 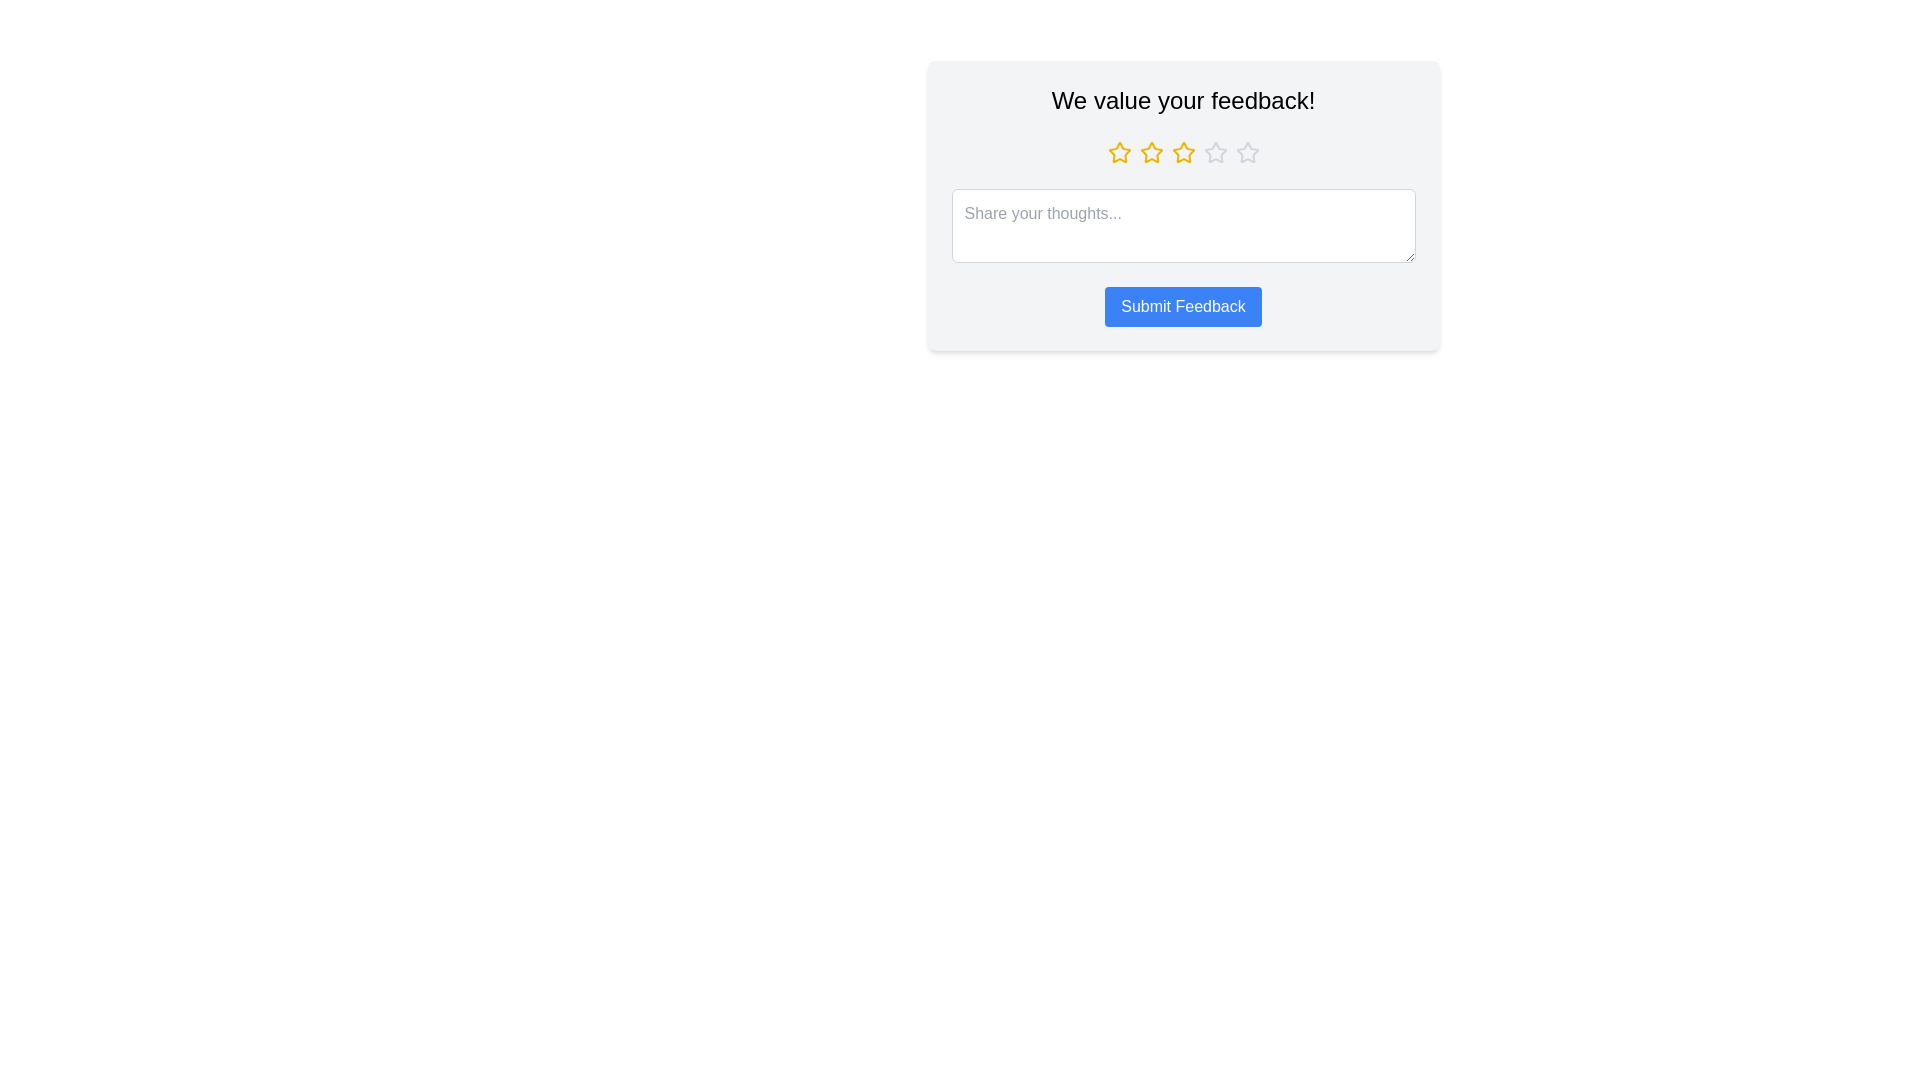 I want to click on the first yellow star icon in the rating system, so click(x=1118, y=151).